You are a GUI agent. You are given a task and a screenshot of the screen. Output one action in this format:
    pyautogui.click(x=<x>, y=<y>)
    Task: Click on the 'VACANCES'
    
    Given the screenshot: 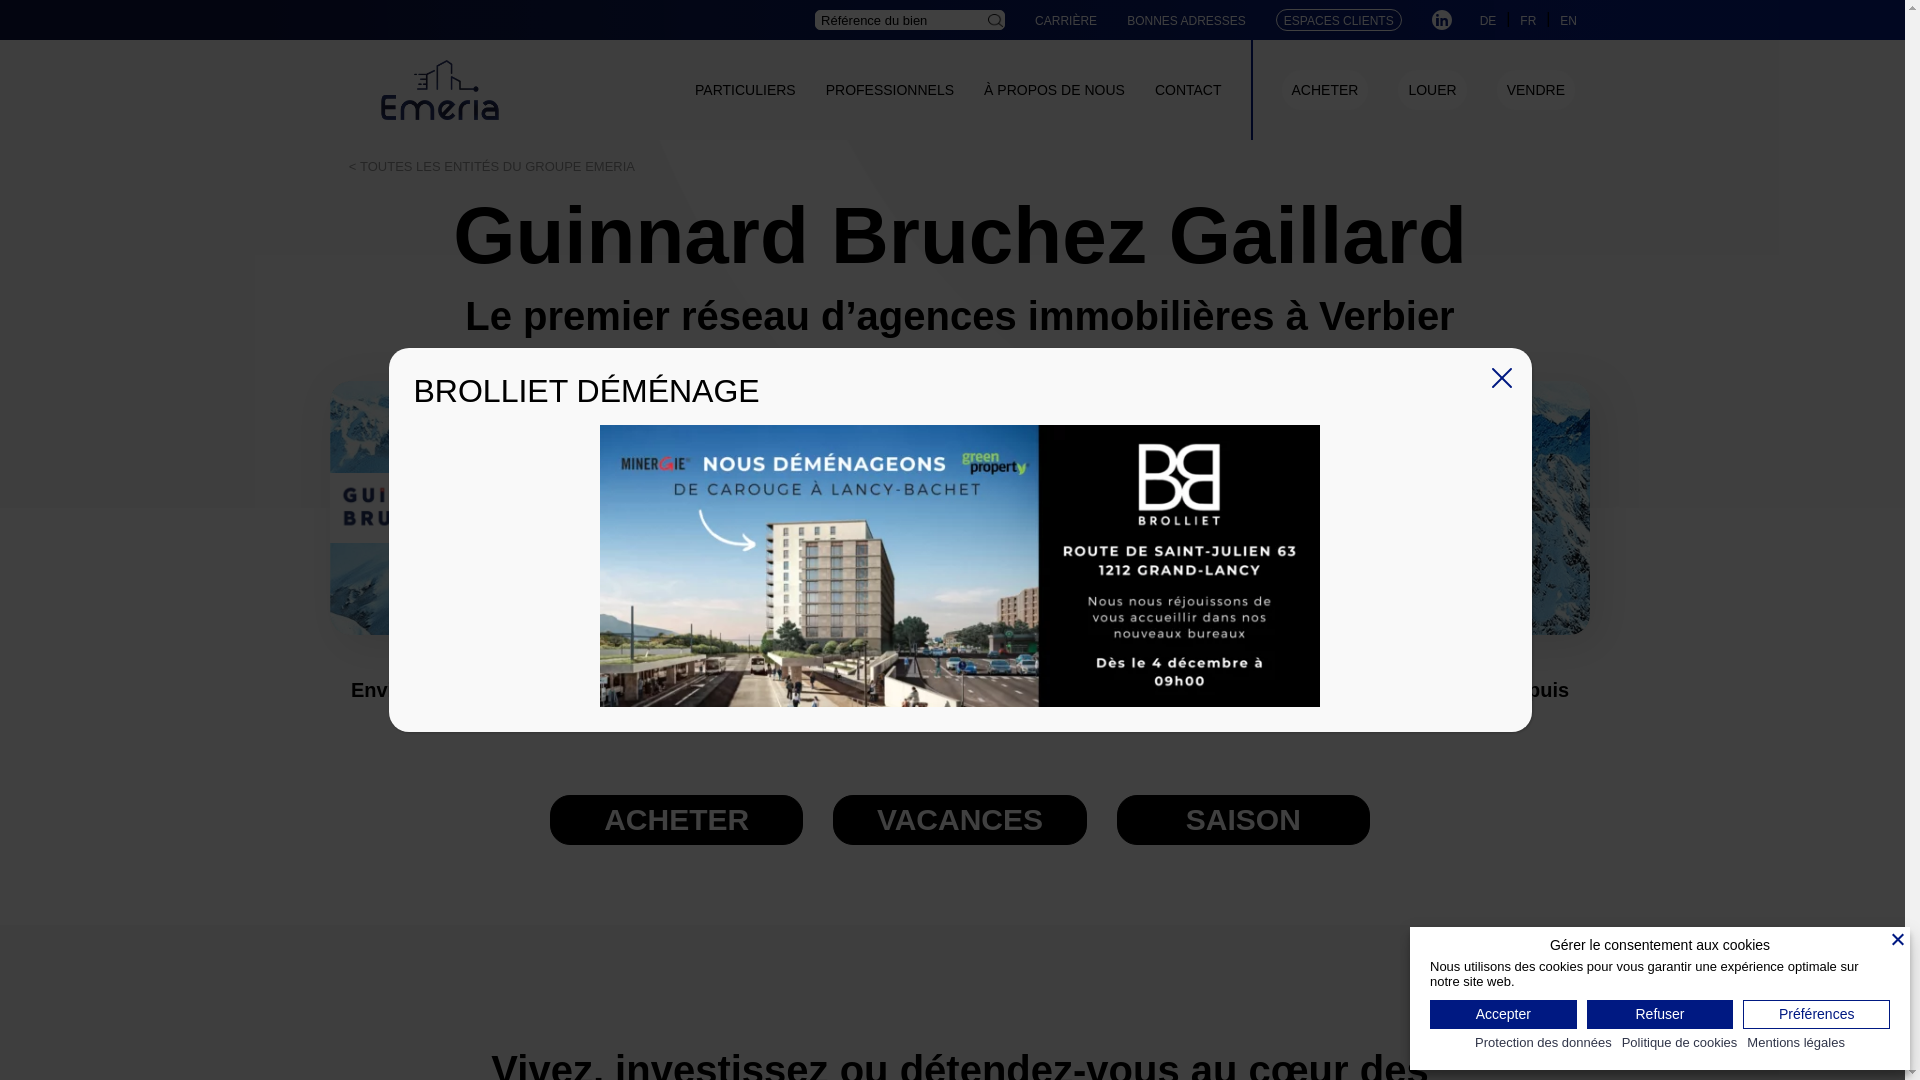 What is the action you would take?
    pyautogui.click(x=958, y=820)
    